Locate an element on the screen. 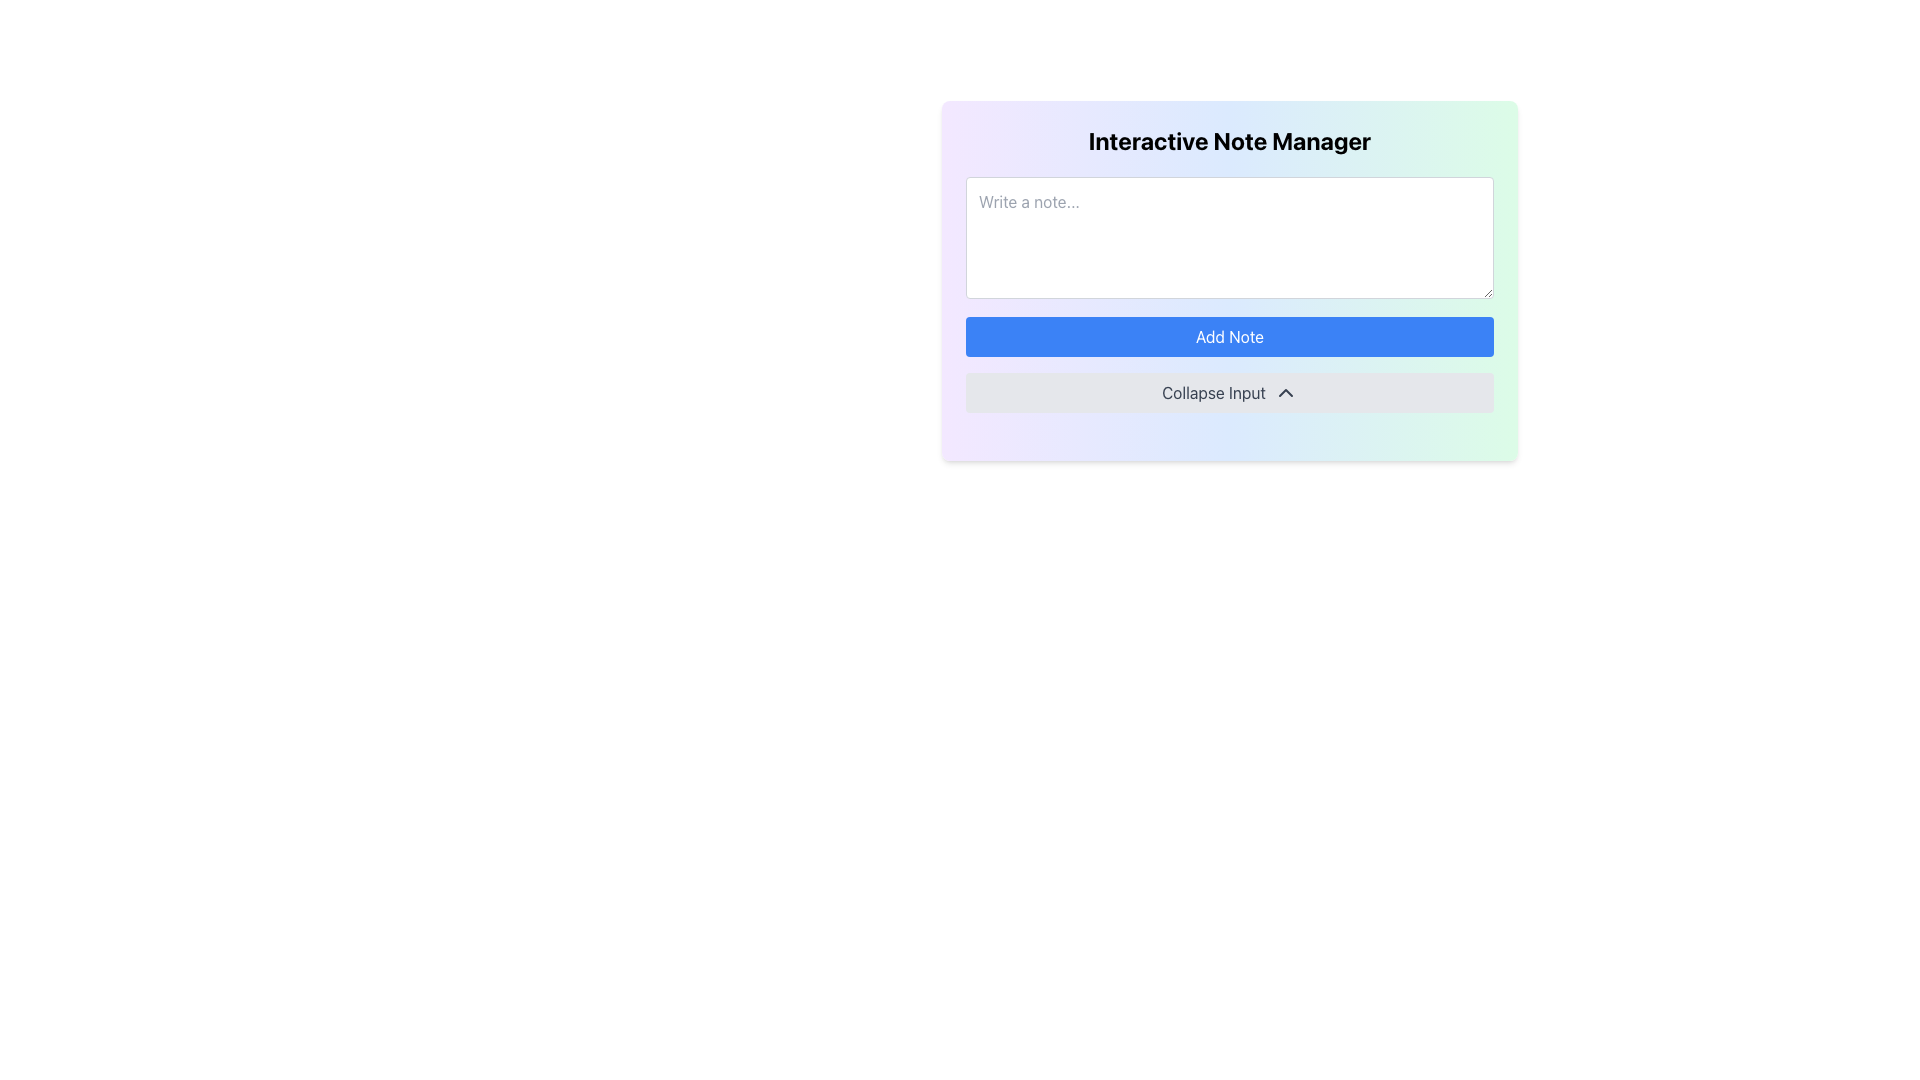  the 'Collapse Input' button, which has a light gray background and an upward arrow icon is located at coordinates (1228, 393).